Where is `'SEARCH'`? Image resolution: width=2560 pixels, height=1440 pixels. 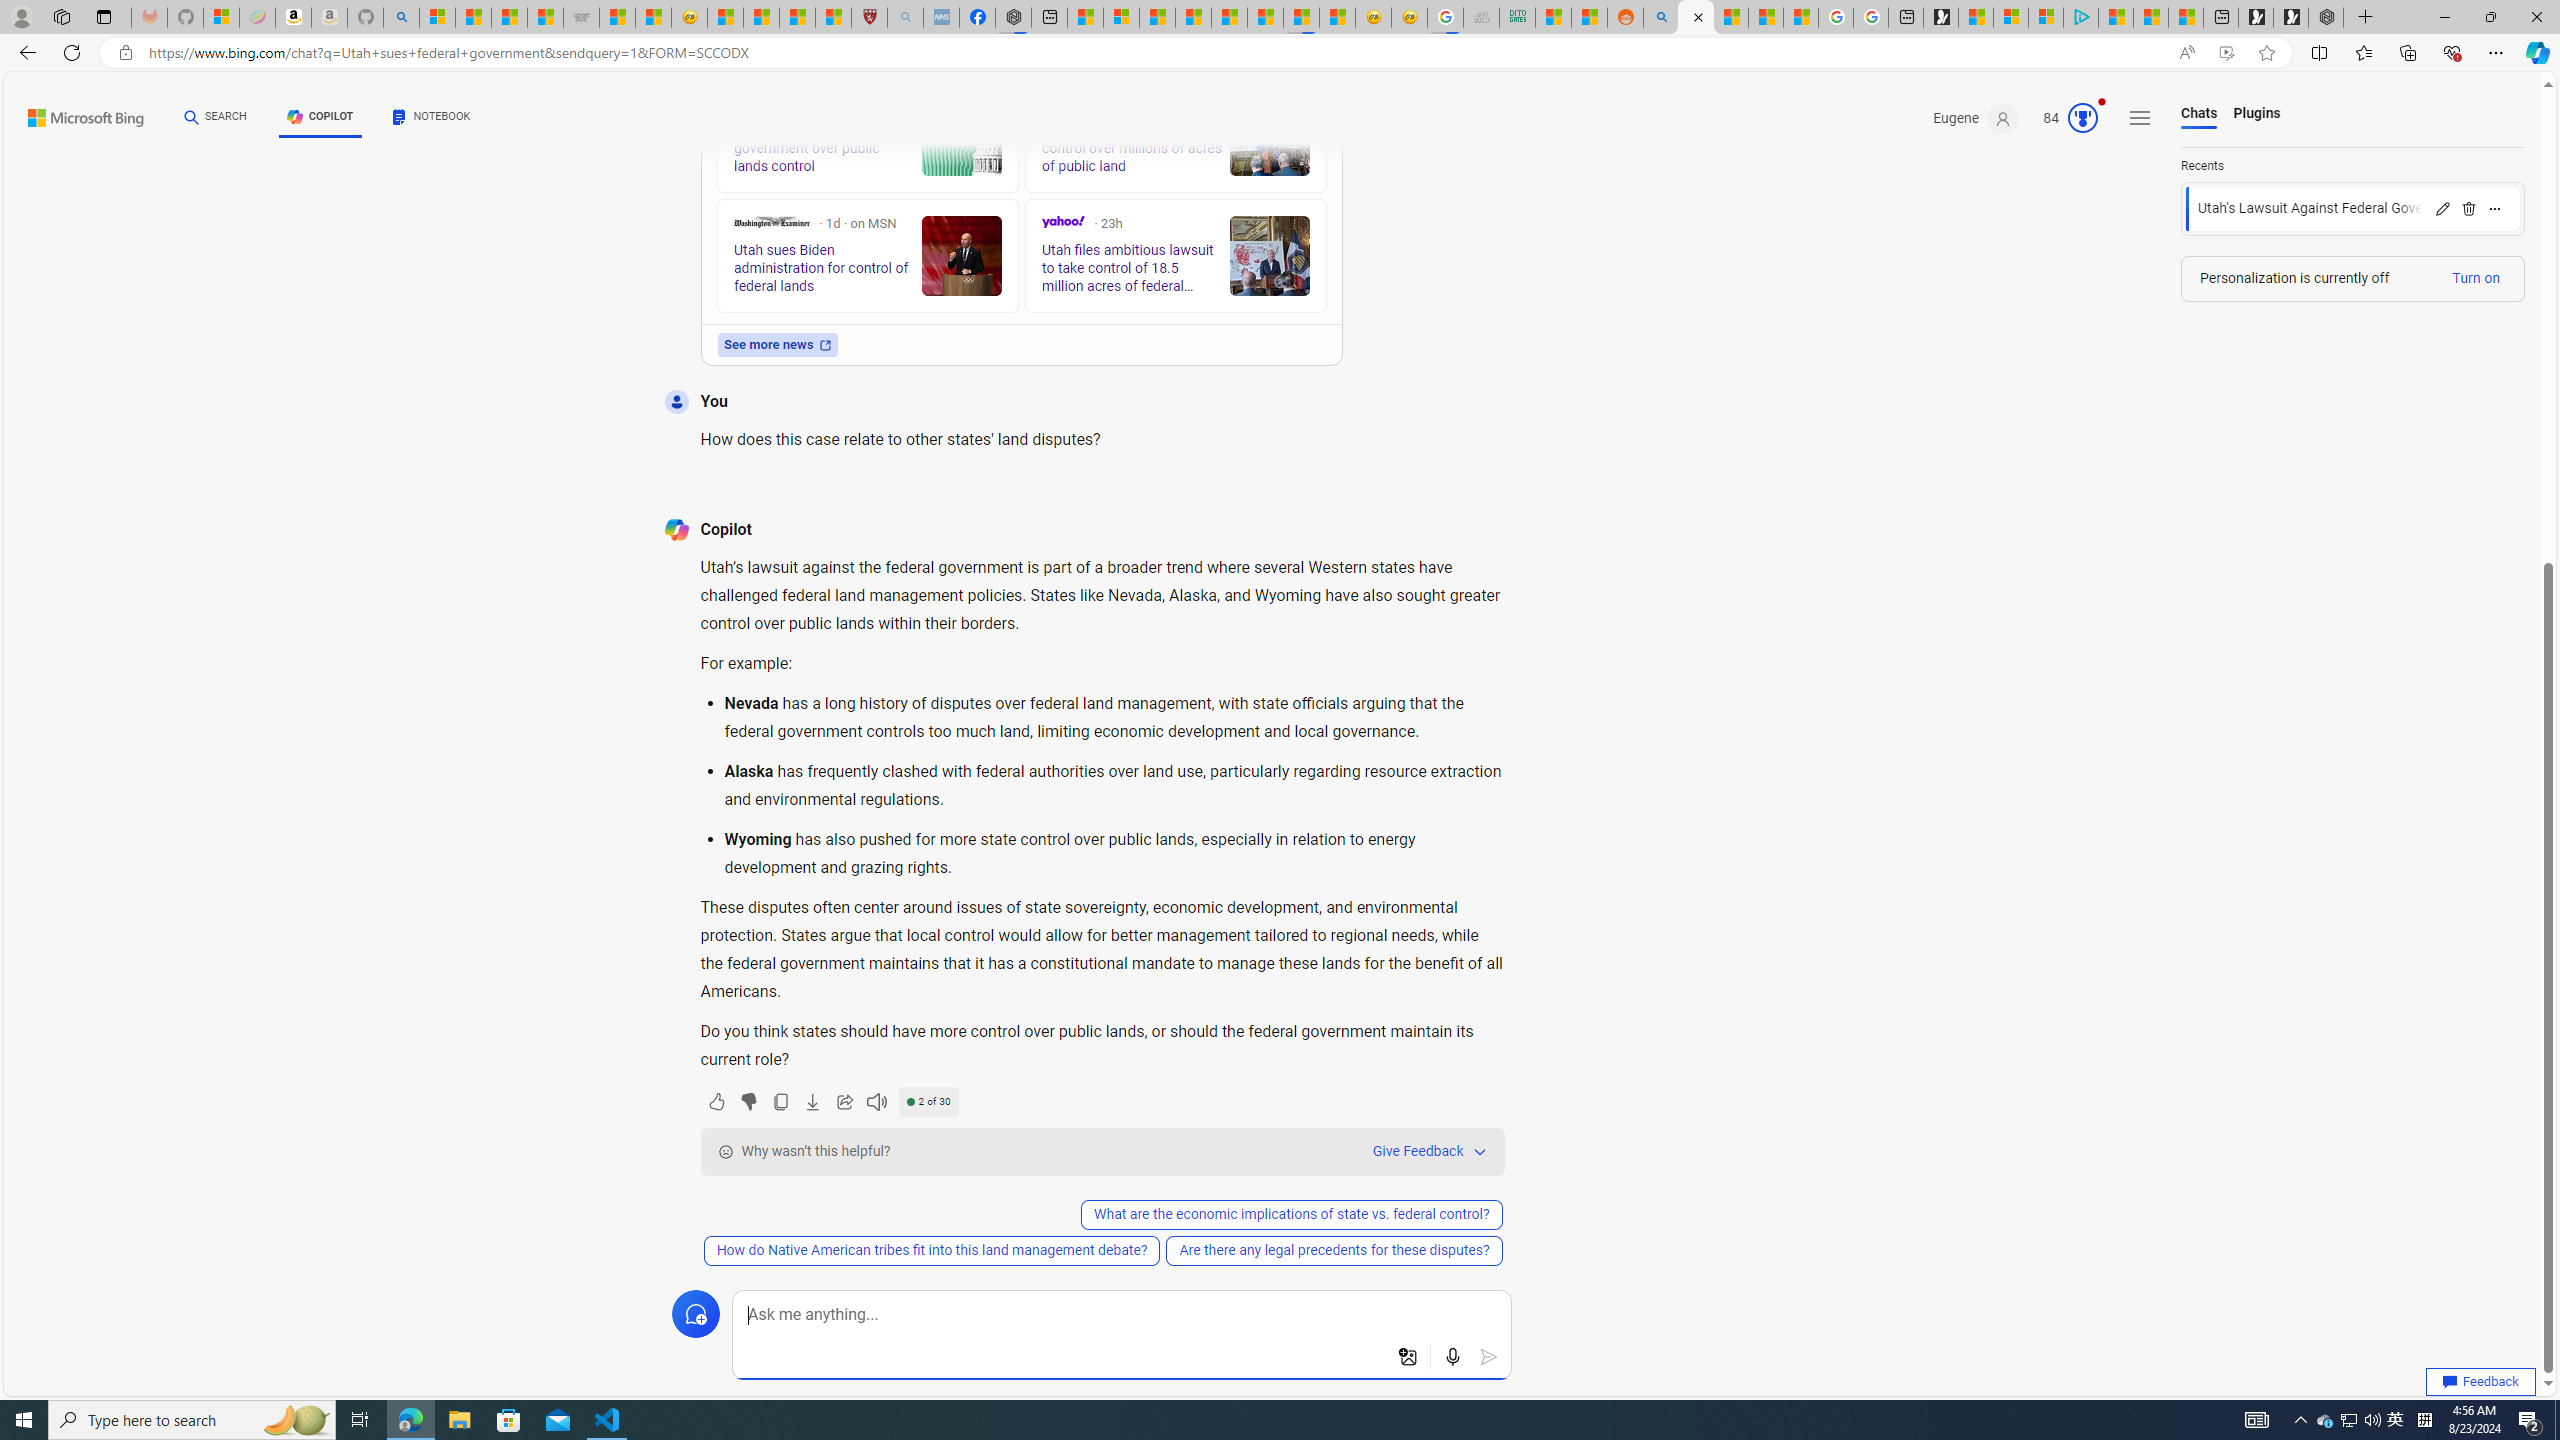 'SEARCH' is located at coordinates (216, 116).